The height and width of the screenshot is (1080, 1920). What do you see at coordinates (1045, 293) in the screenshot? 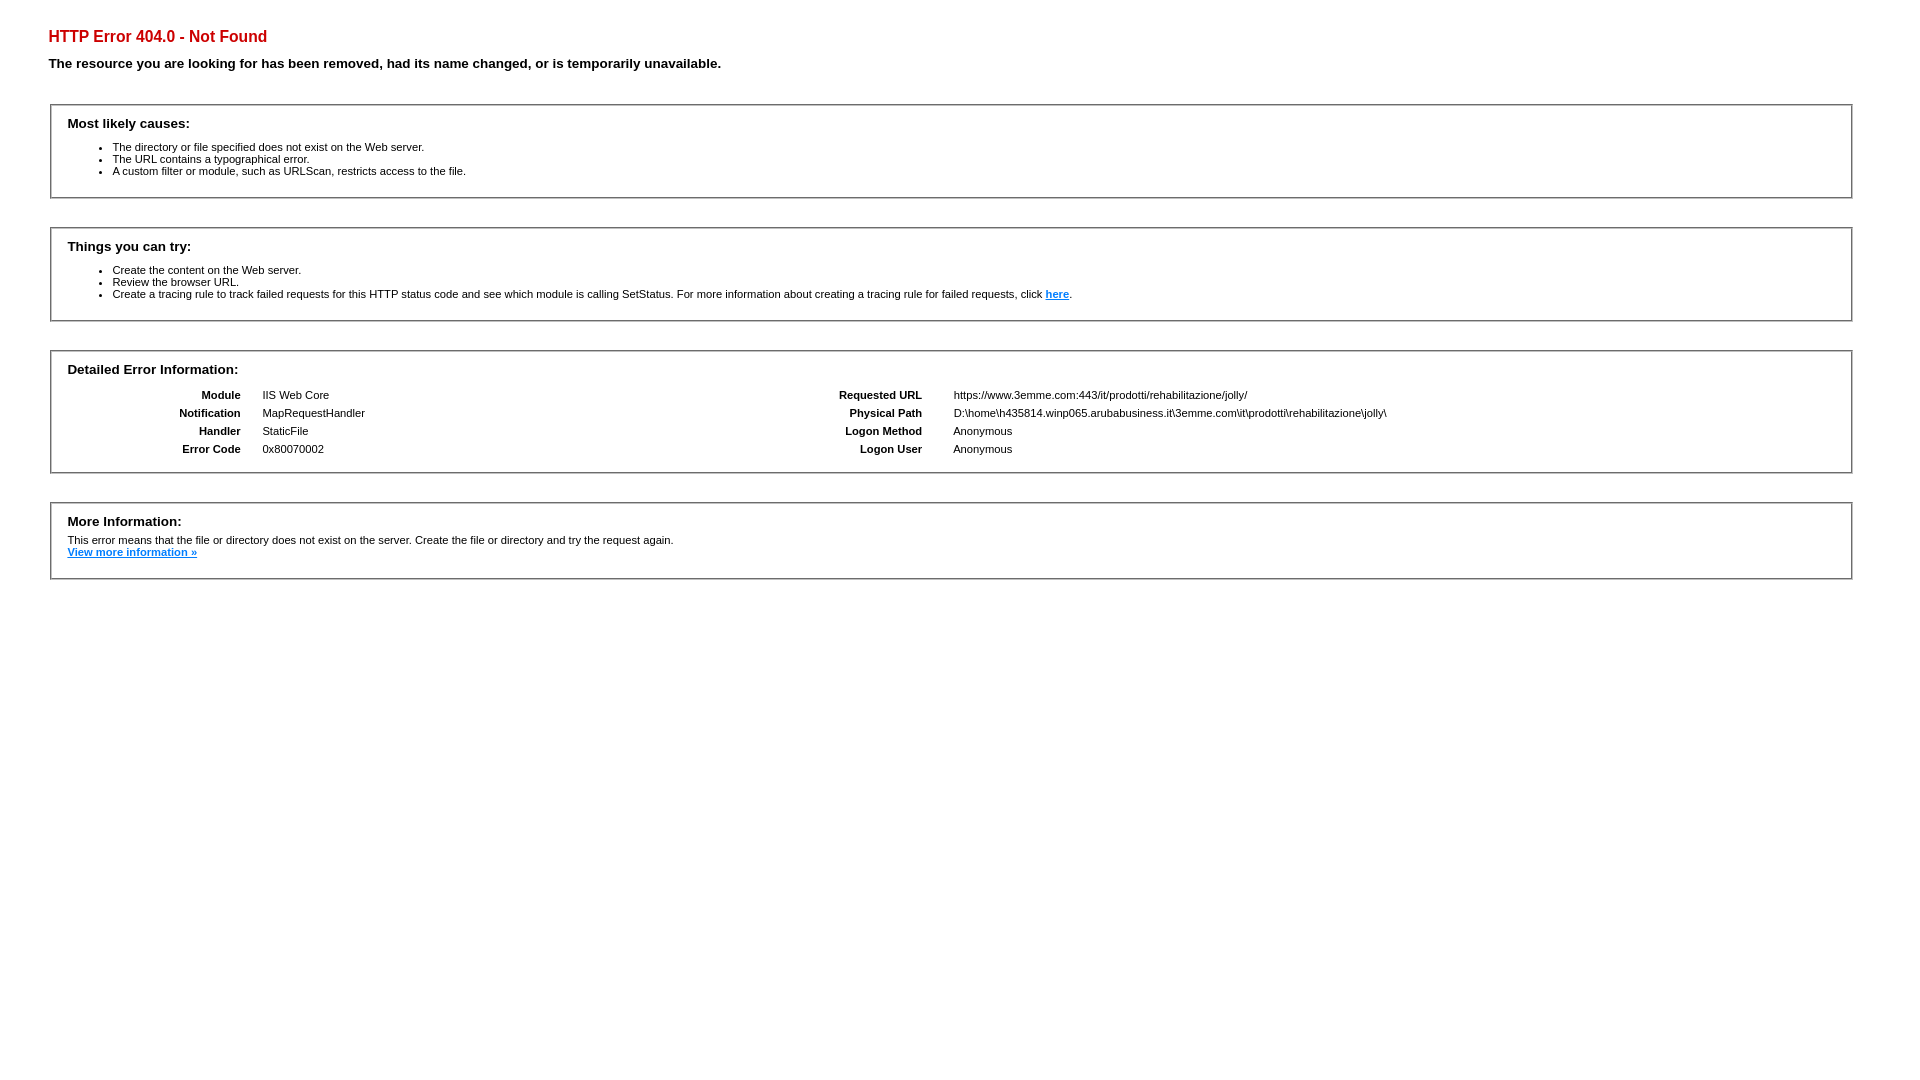
I see `'here'` at bounding box center [1045, 293].